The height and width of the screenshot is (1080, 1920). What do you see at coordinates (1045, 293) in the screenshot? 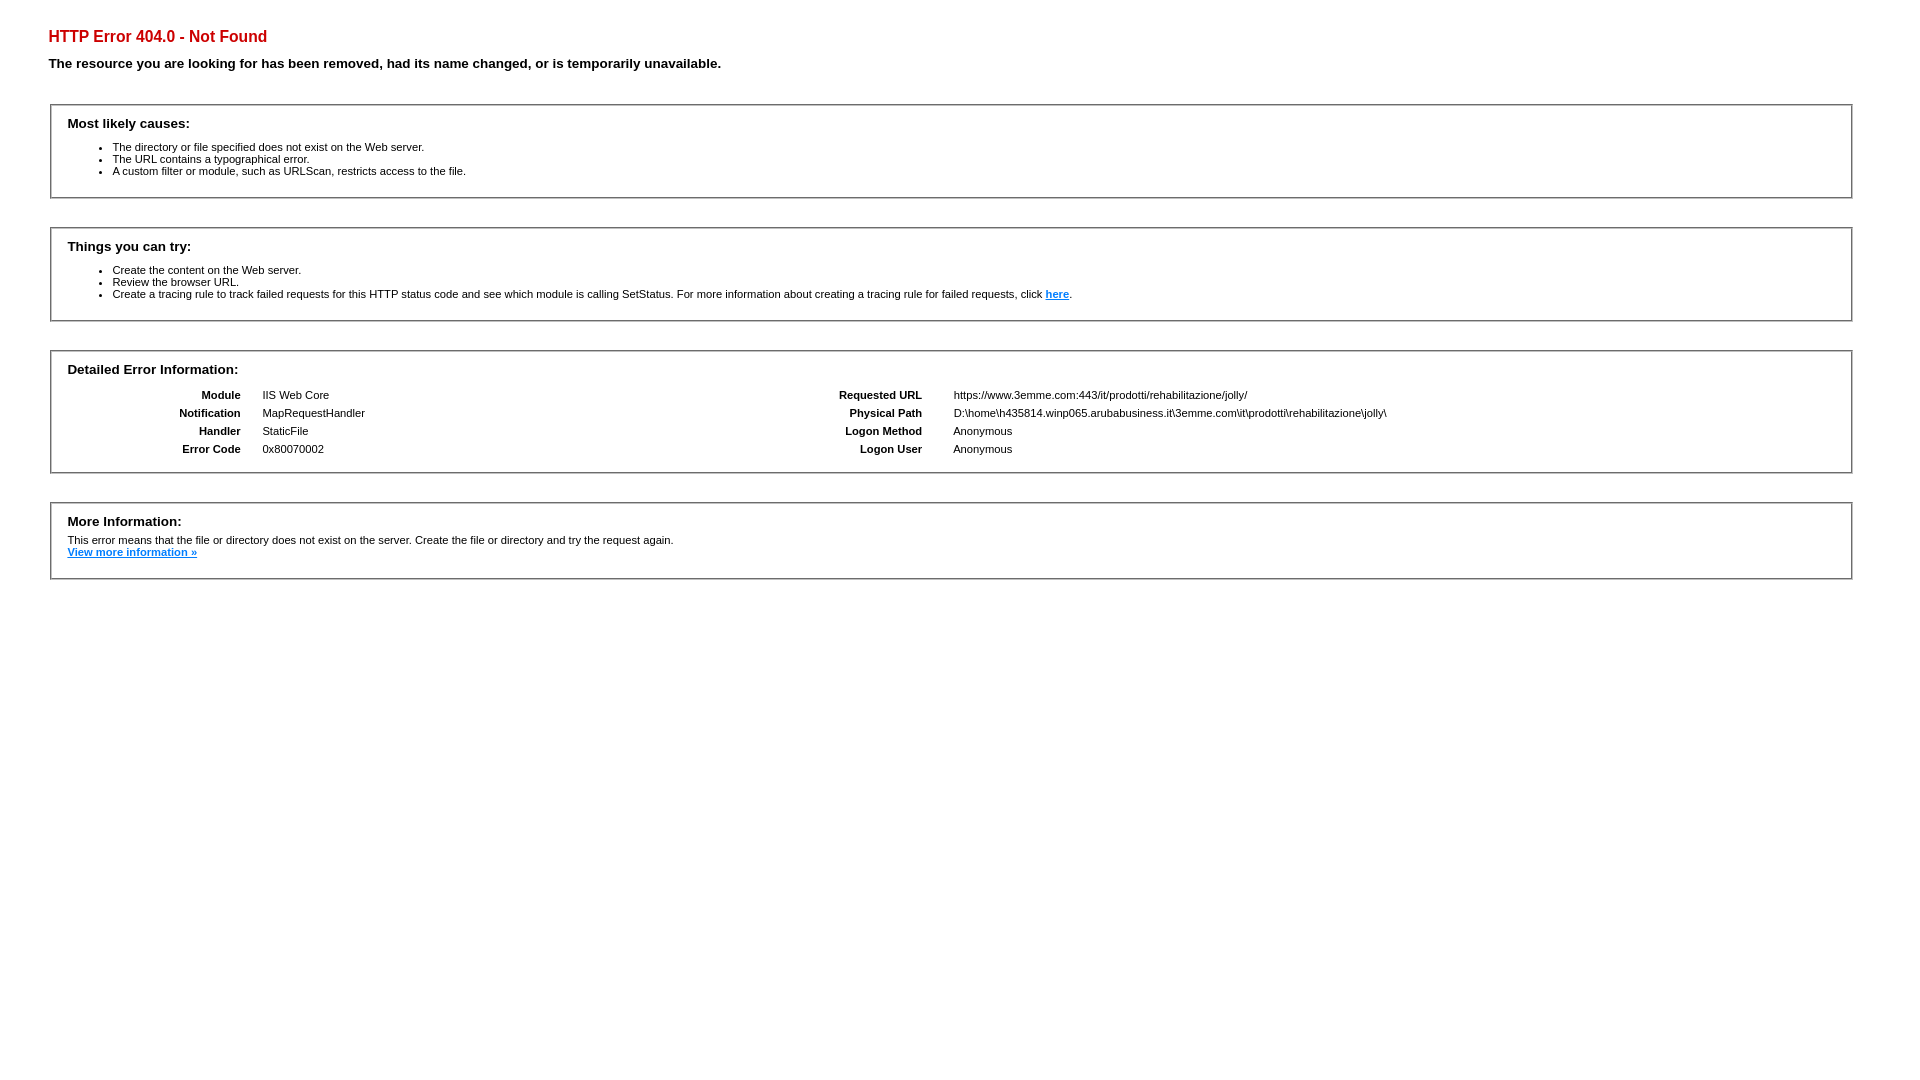
I see `'here'` at bounding box center [1045, 293].